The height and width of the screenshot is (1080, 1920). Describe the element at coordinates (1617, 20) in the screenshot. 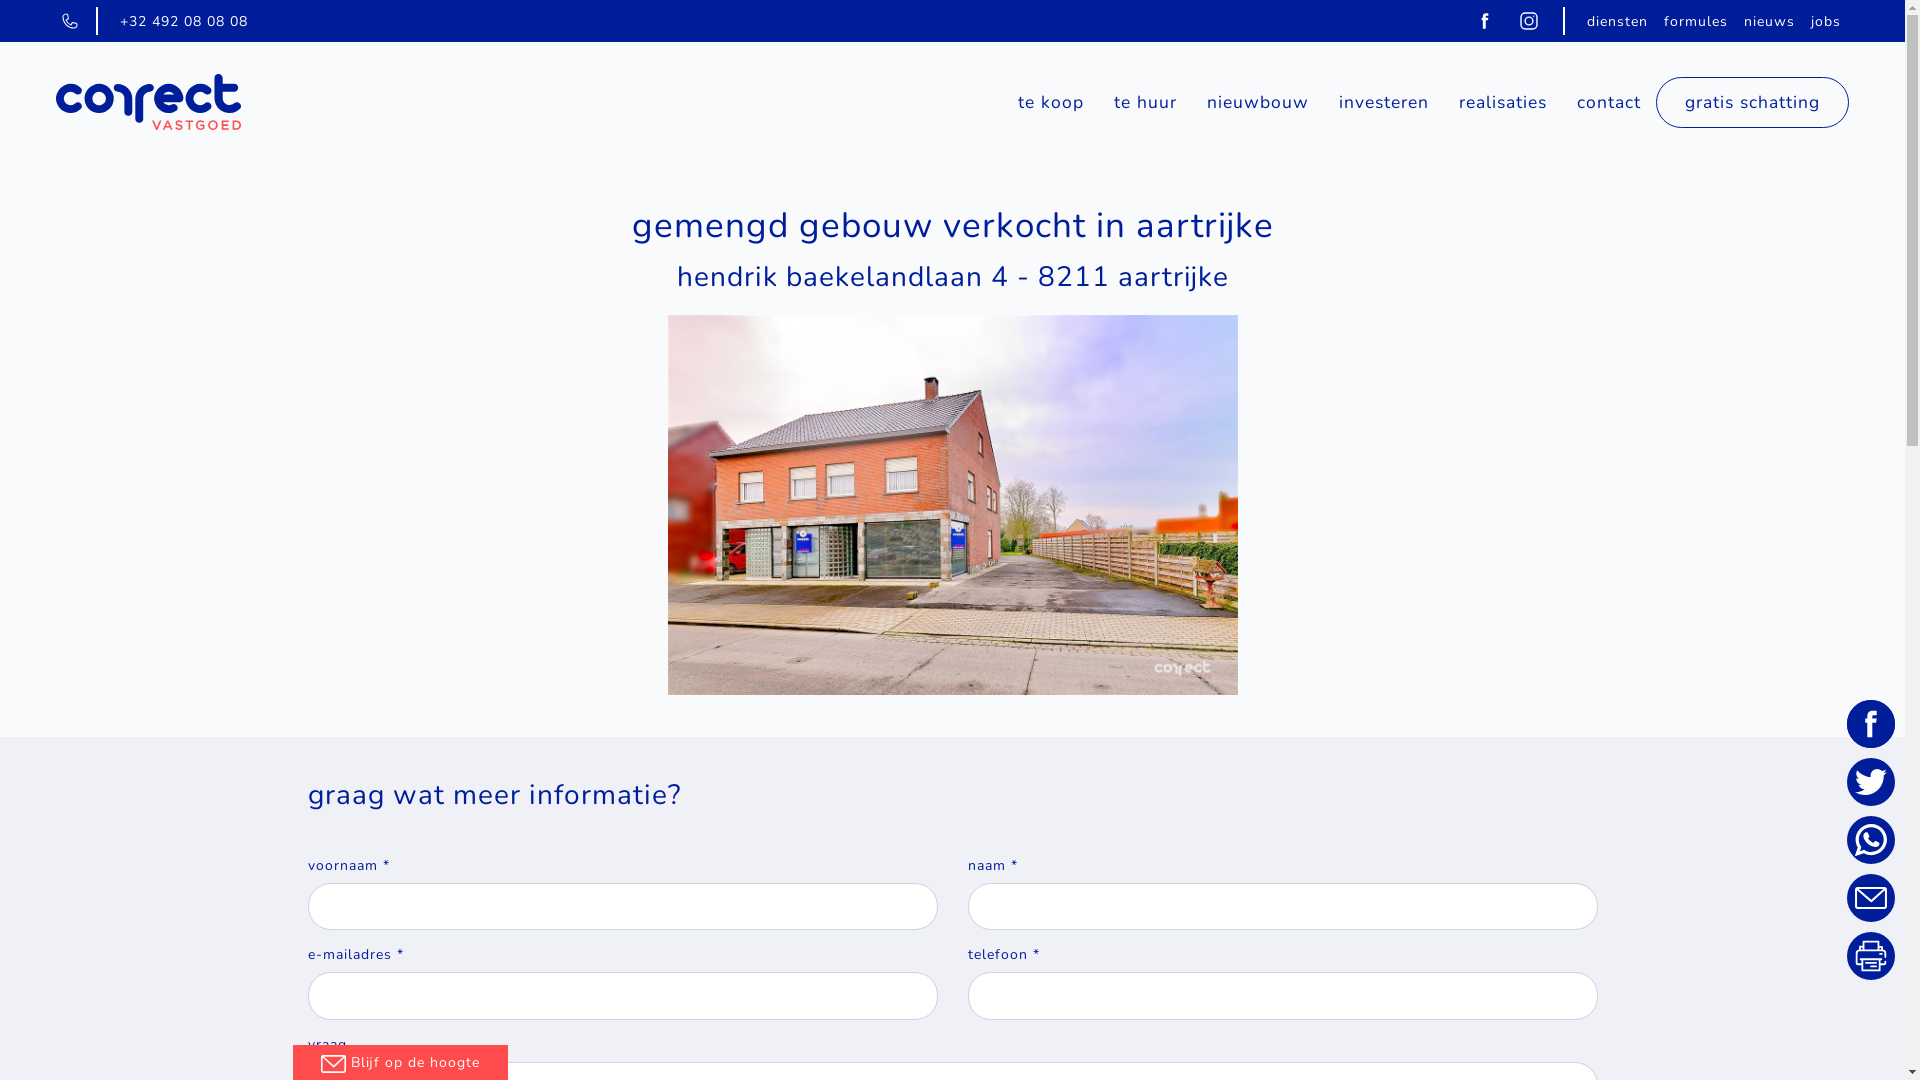

I see `'diensten'` at that location.